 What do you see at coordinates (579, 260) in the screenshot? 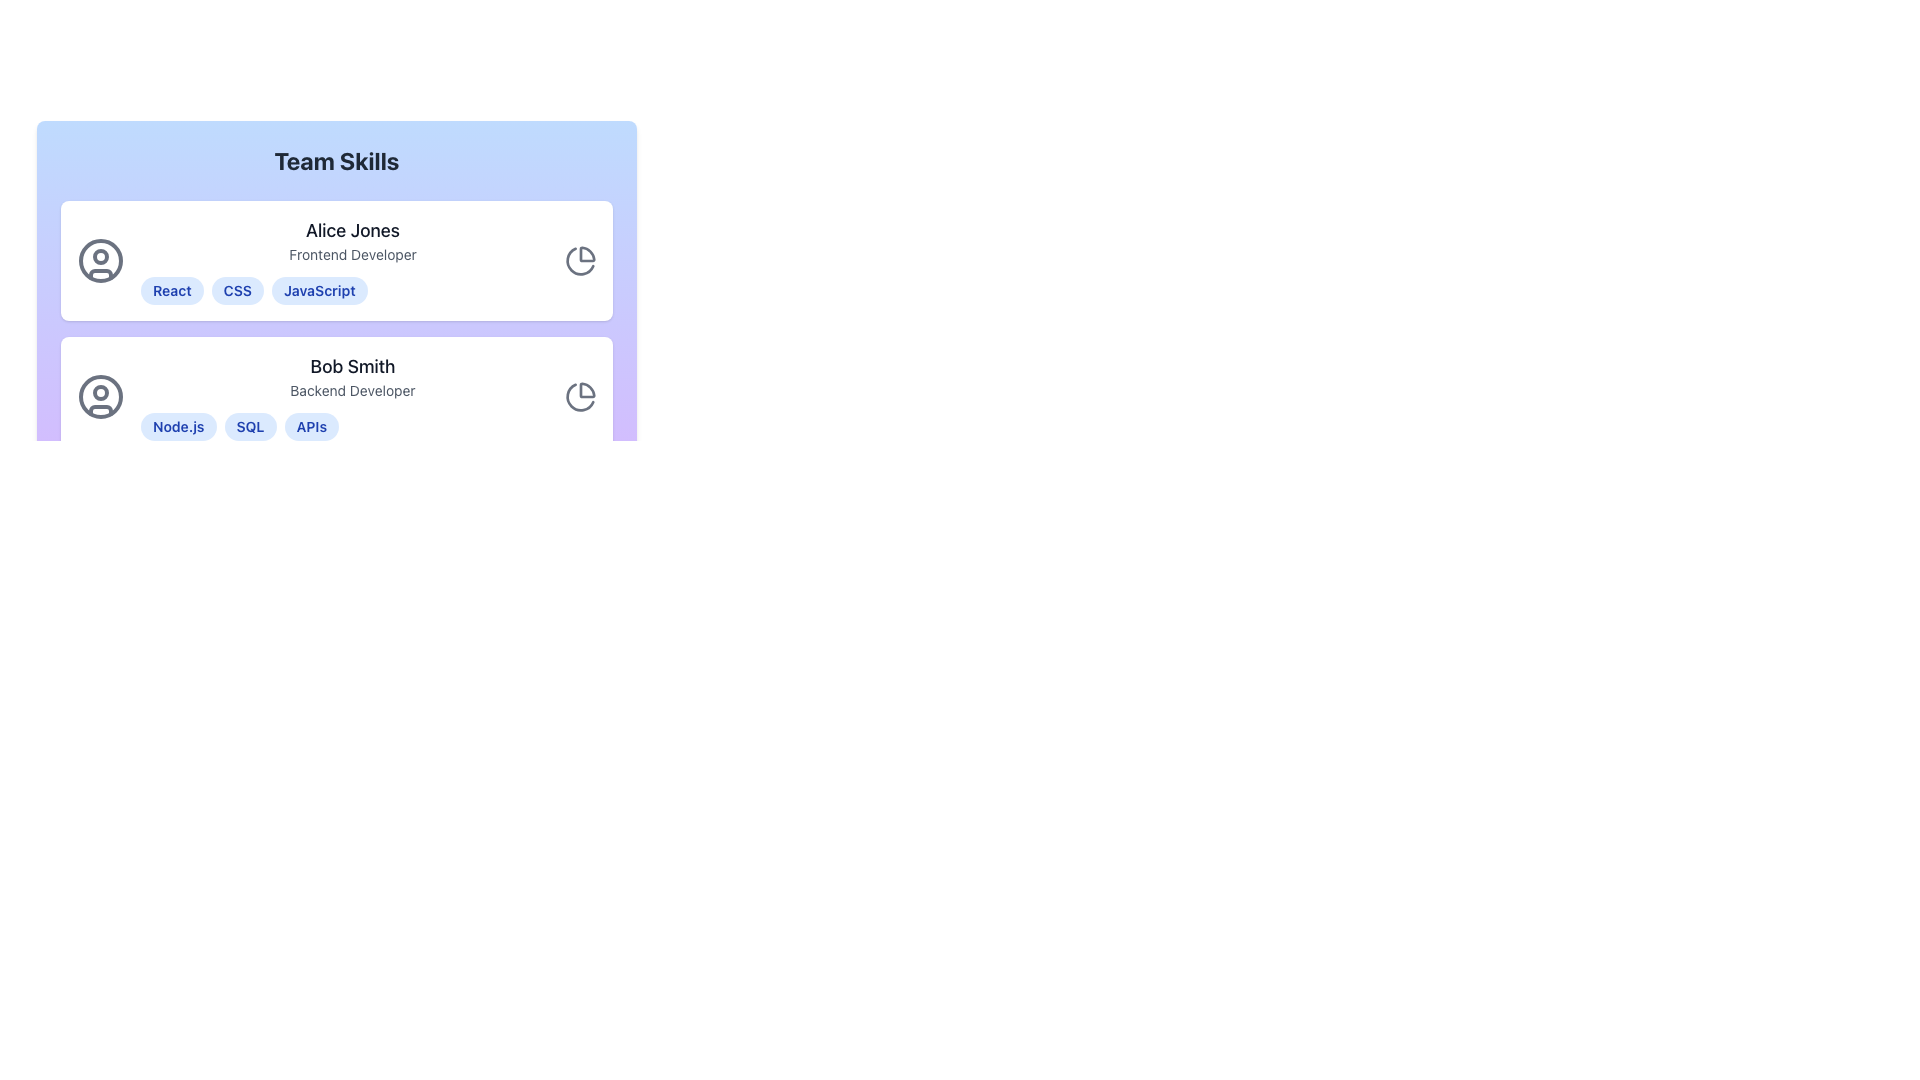
I see `the analytics icon located at the top-right corner of the card for Alice Jones to interact with the associated analytics` at bounding box center [579, 260].